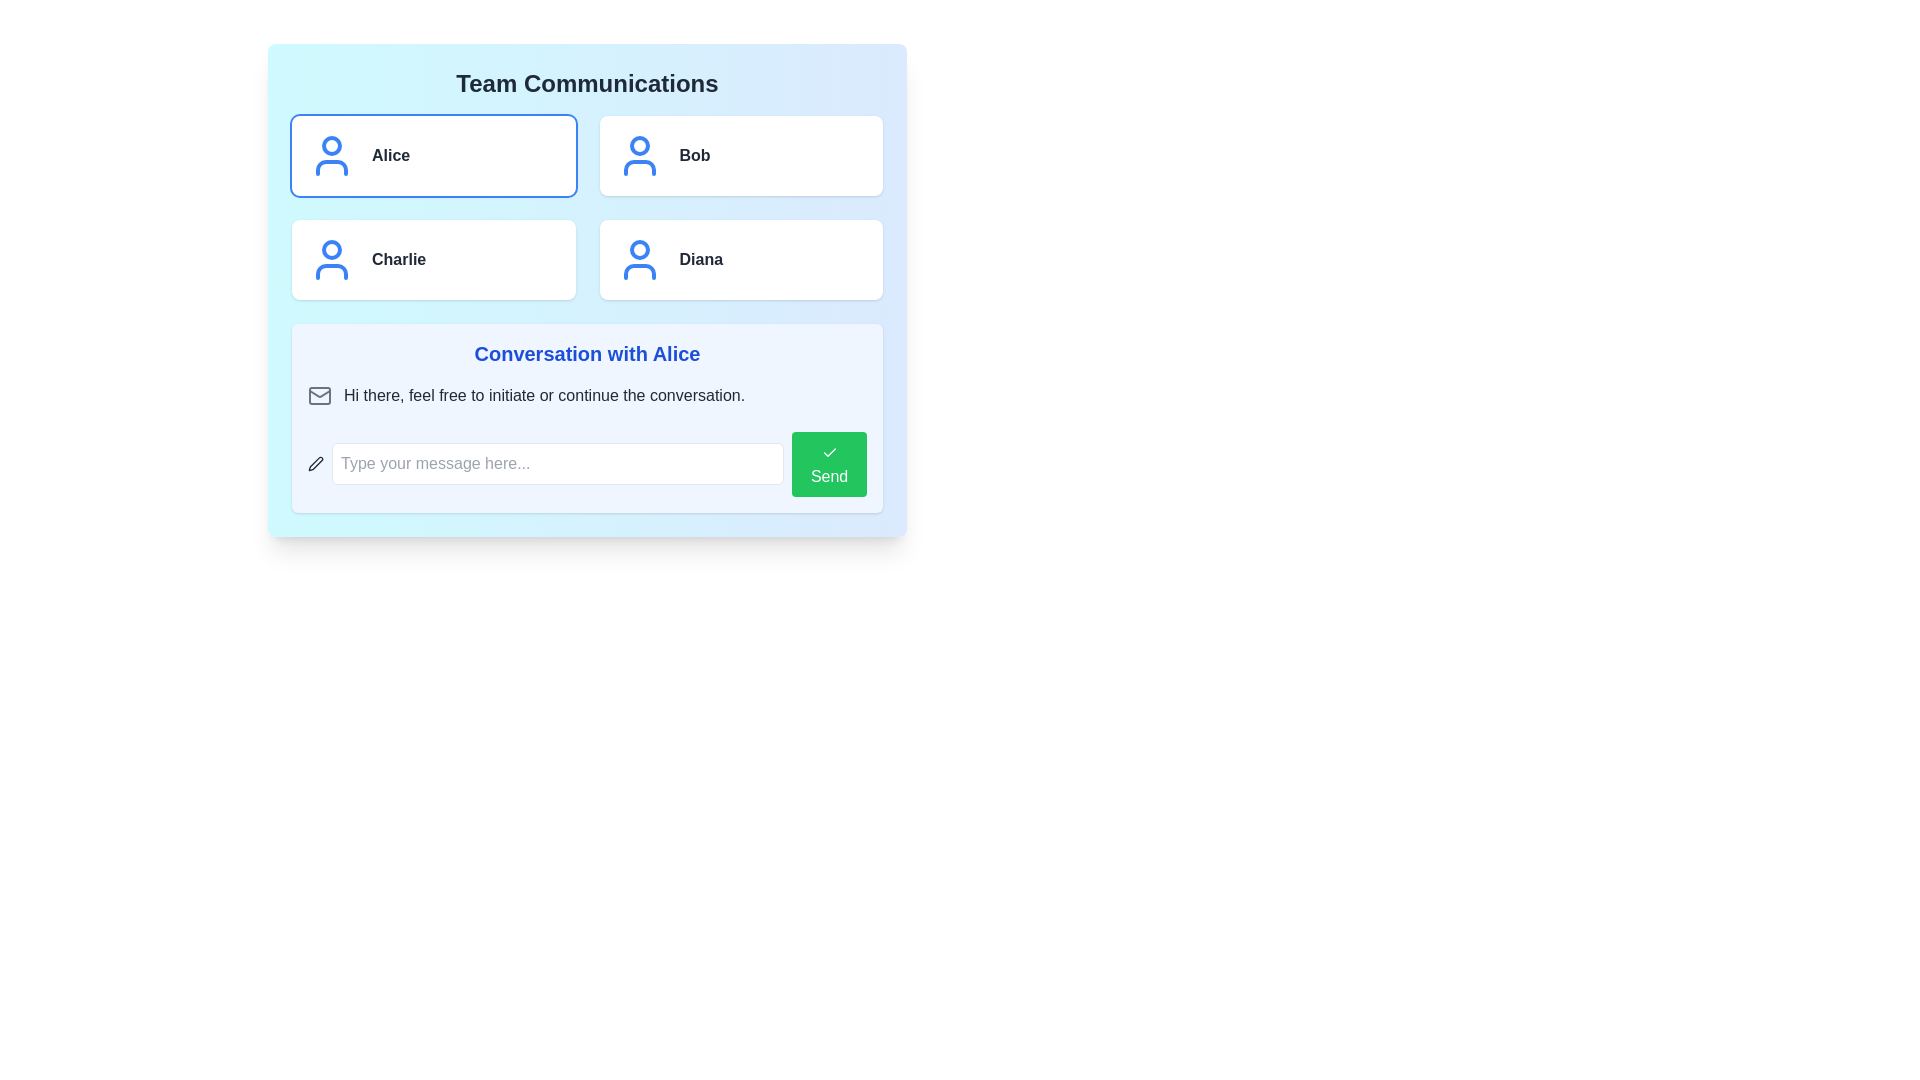  What do you see at coordinates (544, 396) in the screenshot?
I see `the text label providing a welcoming or guiding message in the chat interface, located below the header 'Conversation with Alice' and aligned with the envelope icon` at bounding box center [544, 396].